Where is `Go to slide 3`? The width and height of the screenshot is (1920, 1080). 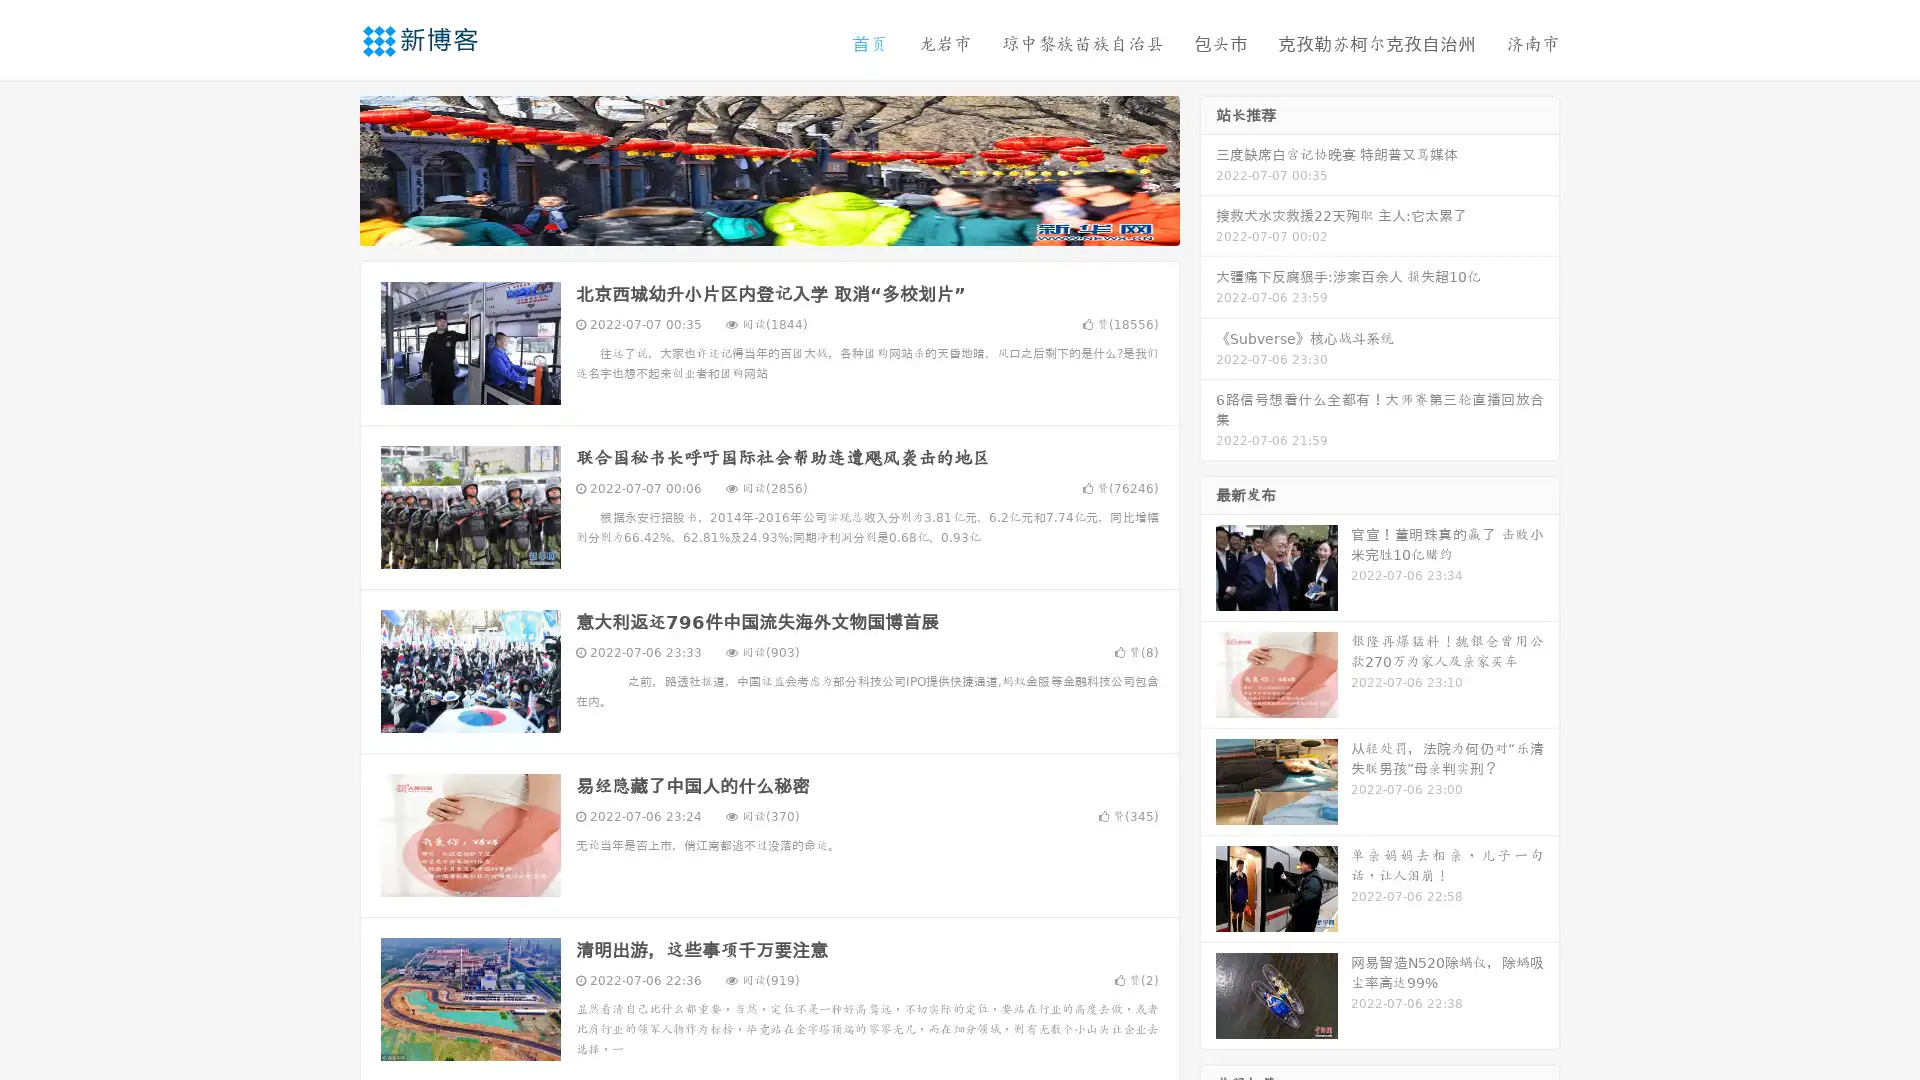
Go to slide 3 is located at coordinates (789, 225).